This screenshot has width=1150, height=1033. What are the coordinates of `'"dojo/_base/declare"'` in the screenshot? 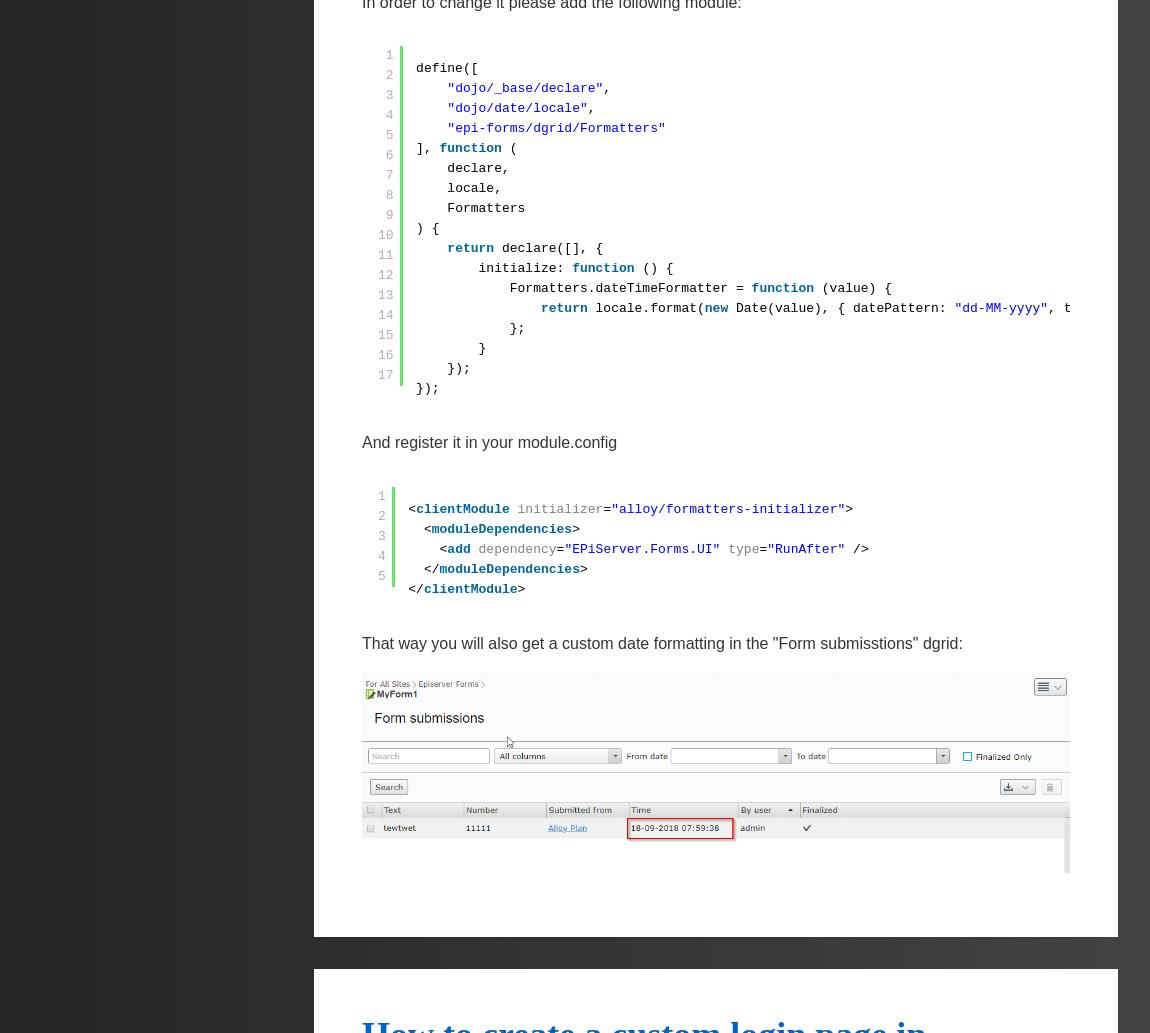 It's located at (524, 88).